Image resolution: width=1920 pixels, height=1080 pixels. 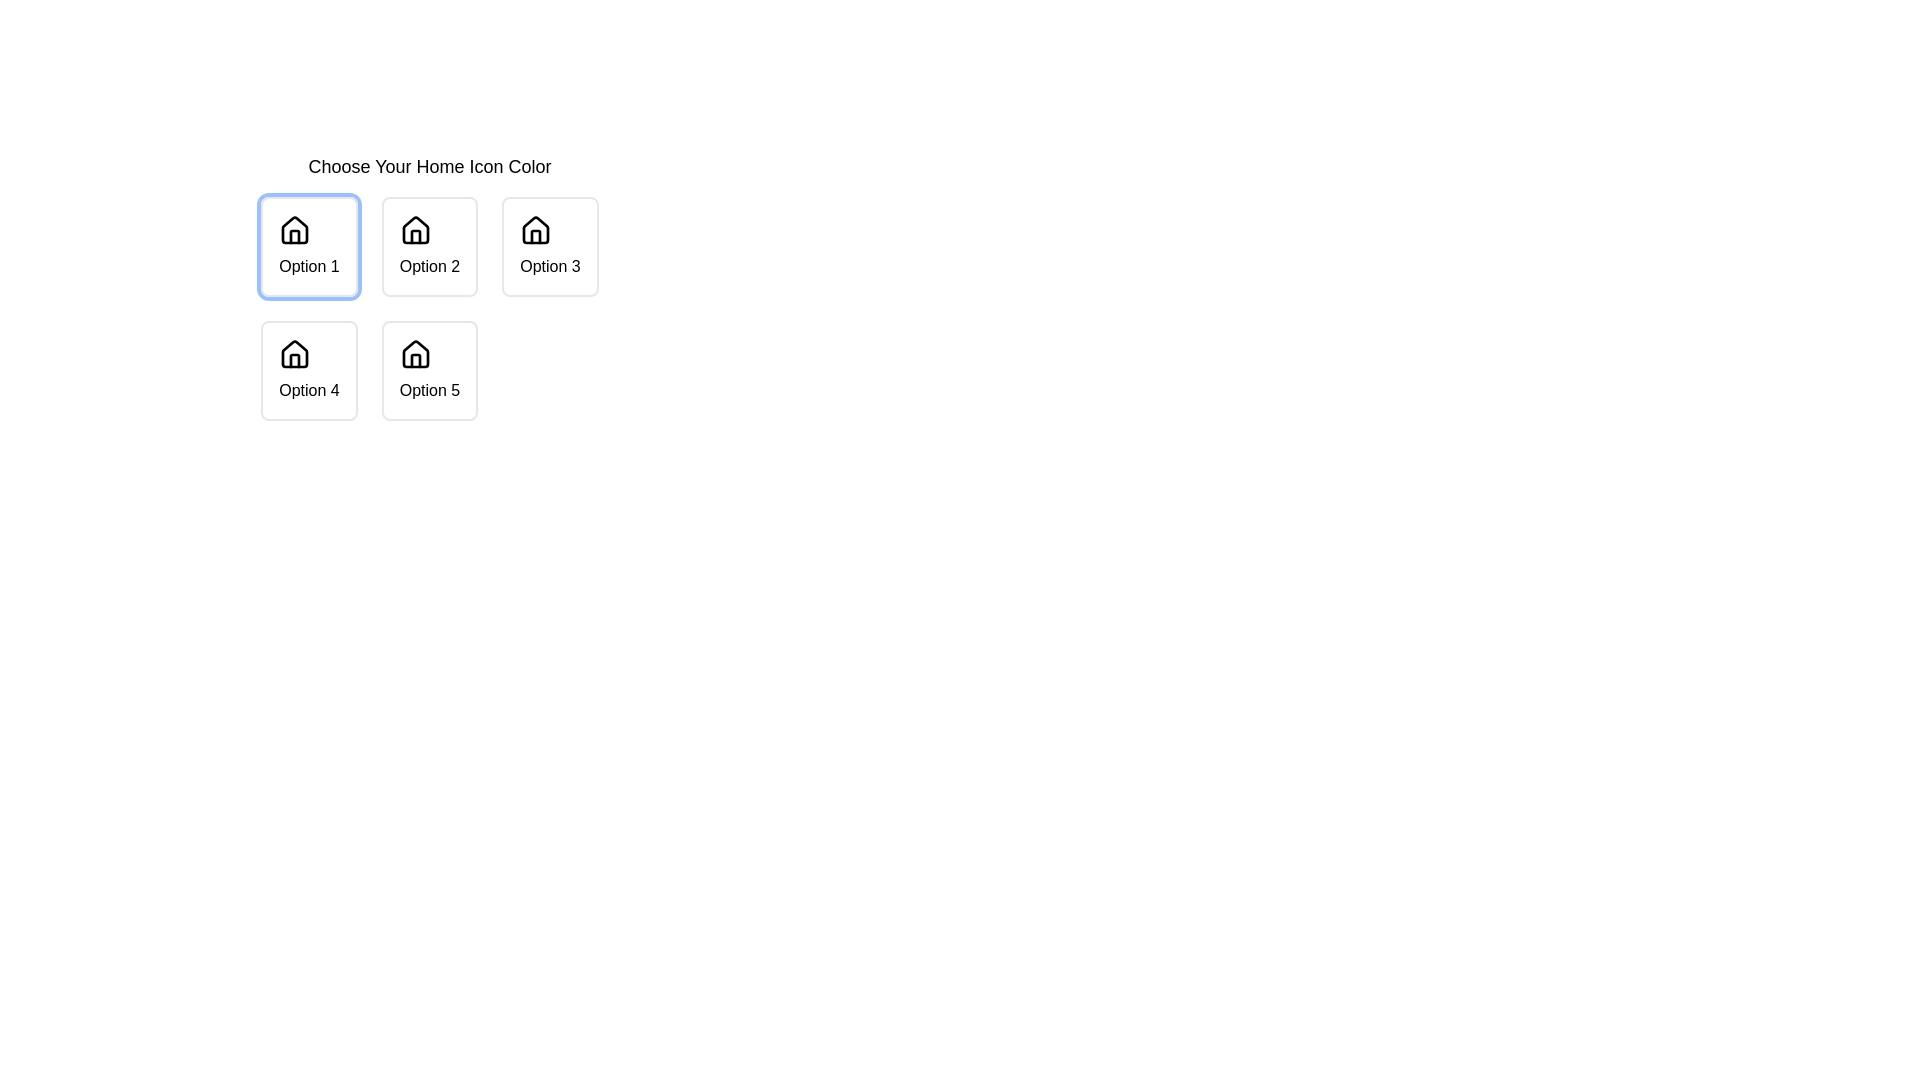 What do you see at coordinates (536, 229) in the screenshot?
I see `the home icon representing 'Option 3' in the top-right corner of the grid` at bounding box center [536, 229].